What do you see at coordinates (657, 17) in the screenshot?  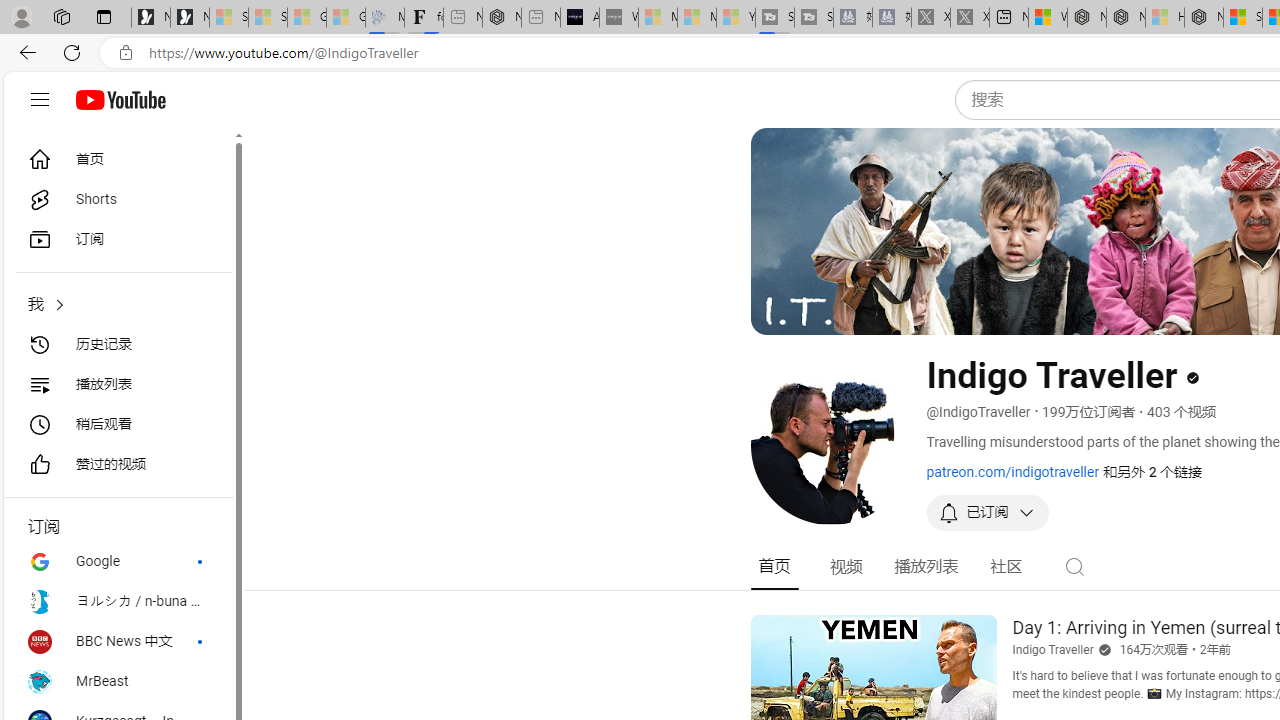 I see `'Microsoft Start Sports - Sleeping'` at bounding box center [657, 17].